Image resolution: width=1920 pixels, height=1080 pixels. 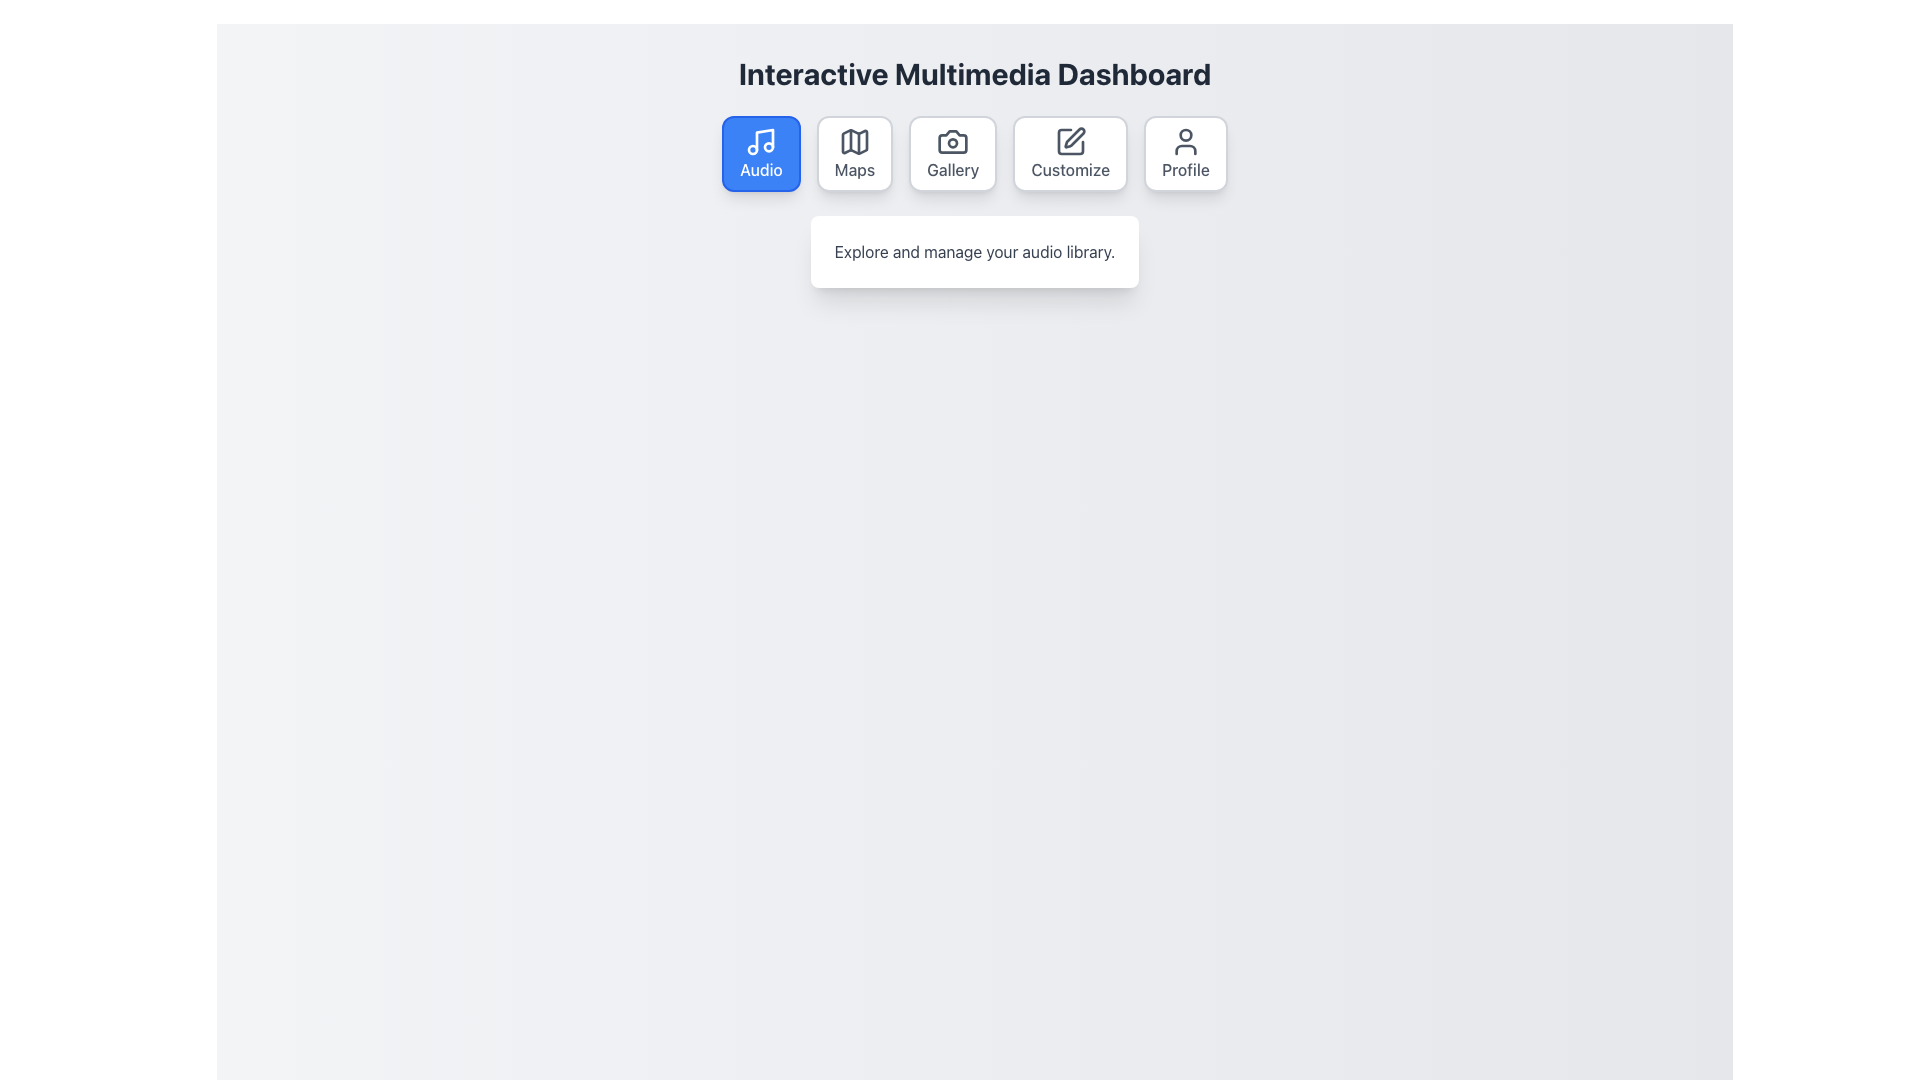 I want to click on the central segment of the map icon within the 'Maps' button in the menu bar, so click(x=854, y=141).